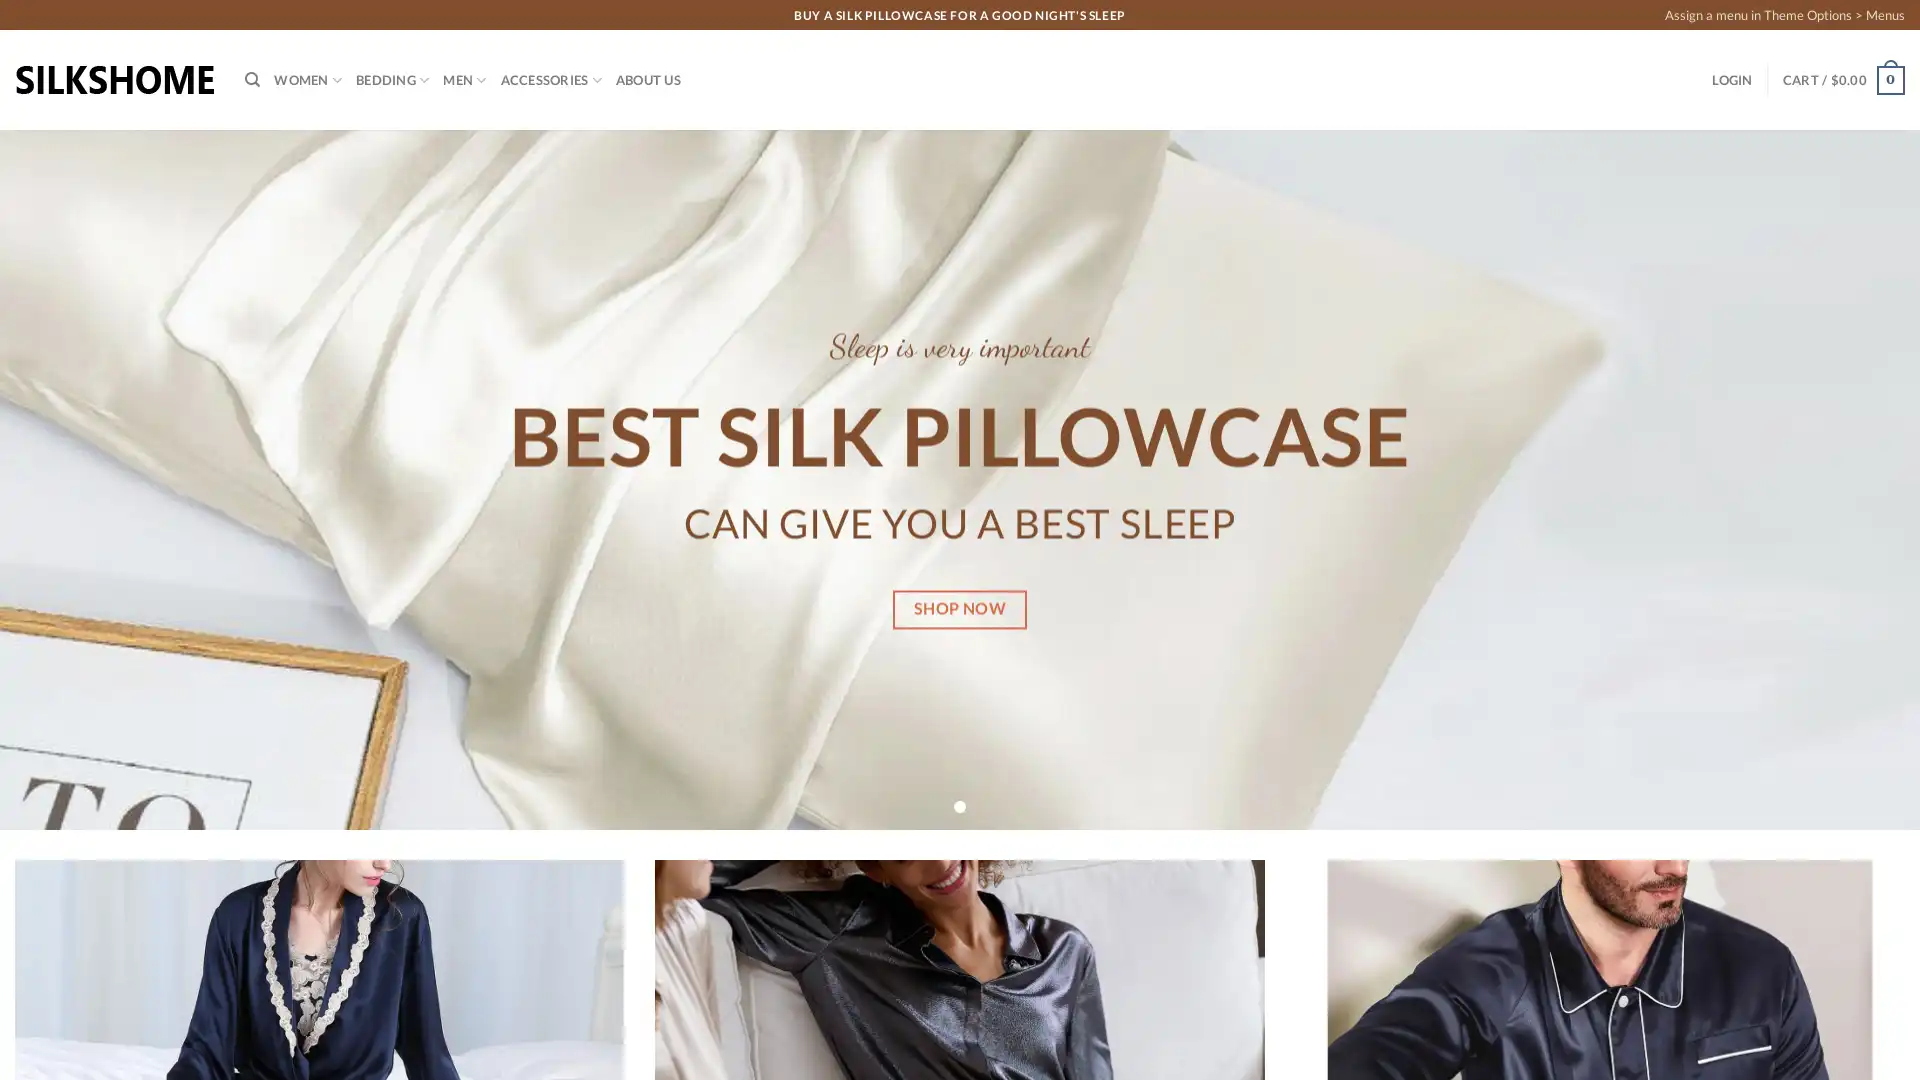 This screenshot has width=1920, height=1080. What do you see at coordinates (1855, 479) in the screenshot?
I see `Next` at bounding box center [1855, 479].